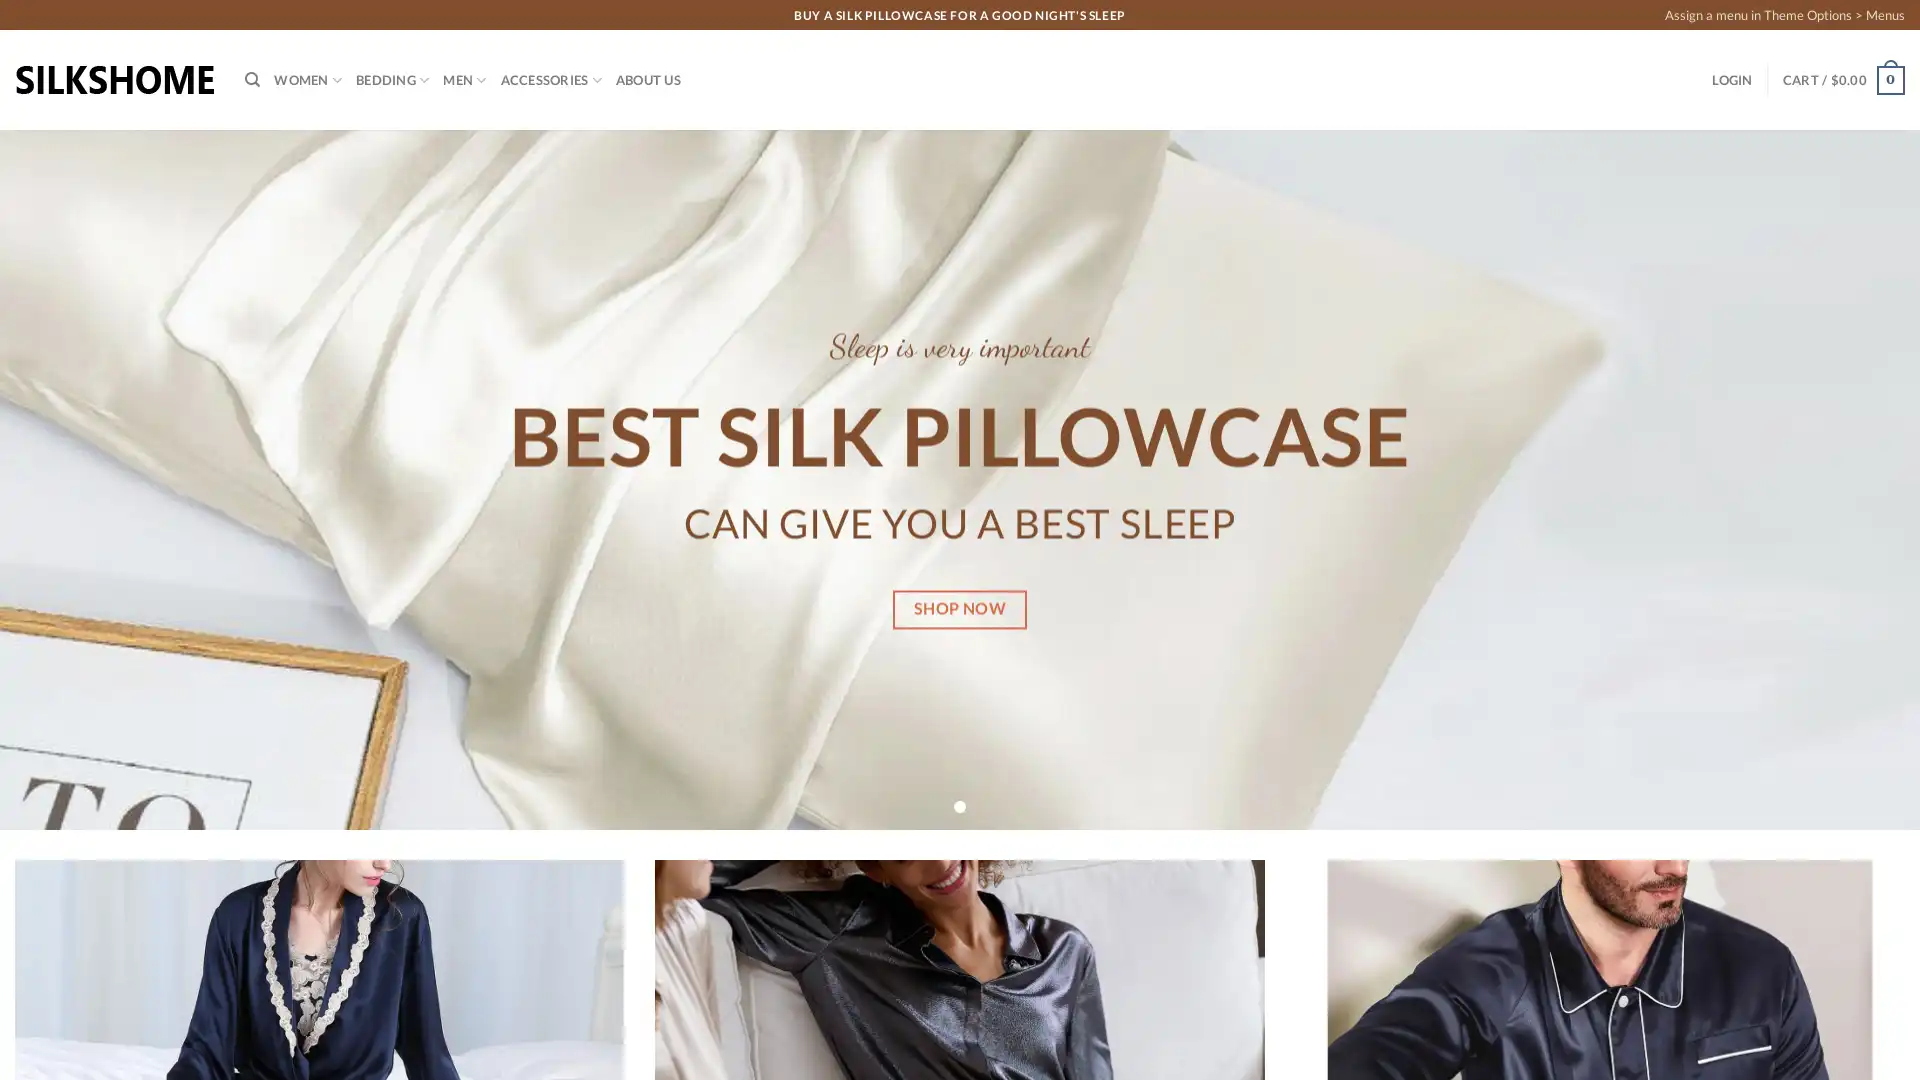 This screenshot has width=1920, height=1080. What do you see at coordinates (1855, 479) in the screenshot?
I see `Next` at bounding box center [1855, 479].